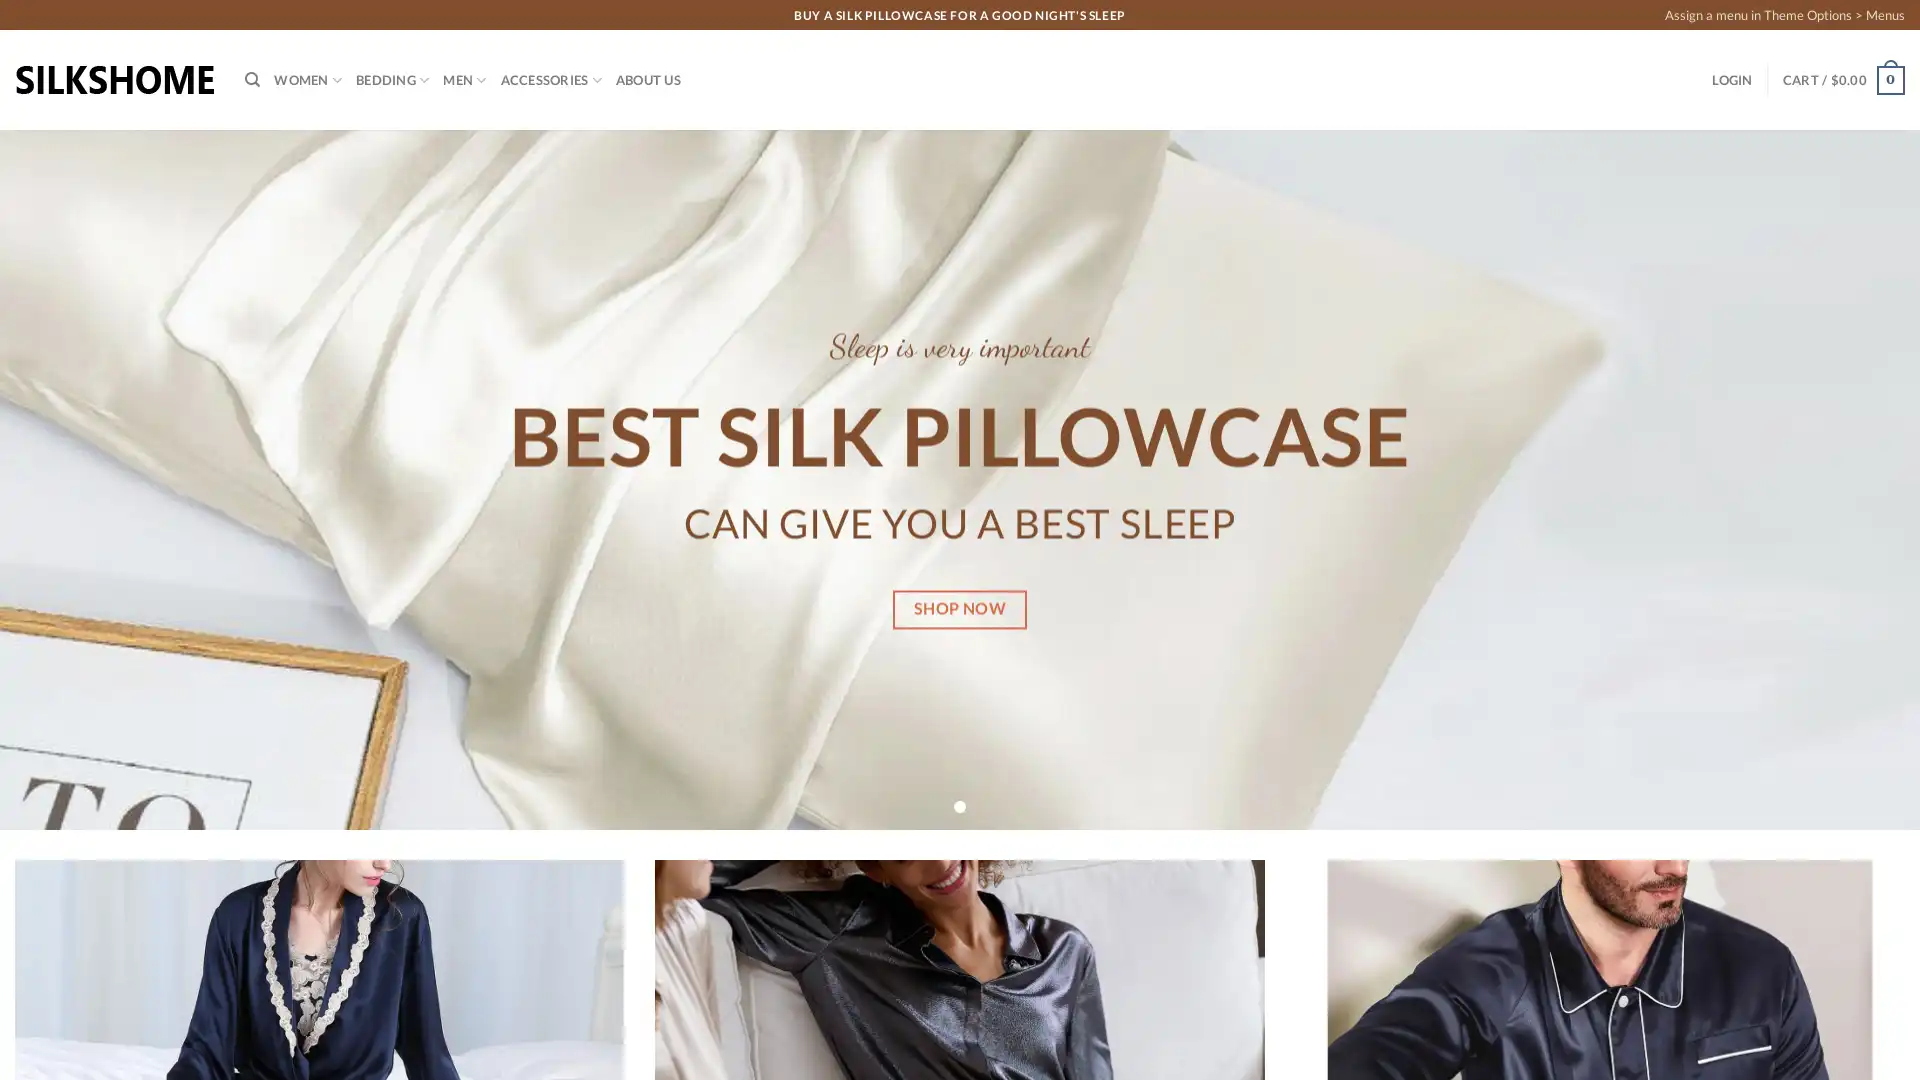 This screenshot has width=1920, height=1080. What do you see at coordinates (1855, 479) in the screenshot?
I see `Next` at bounding box center [1855, 479].